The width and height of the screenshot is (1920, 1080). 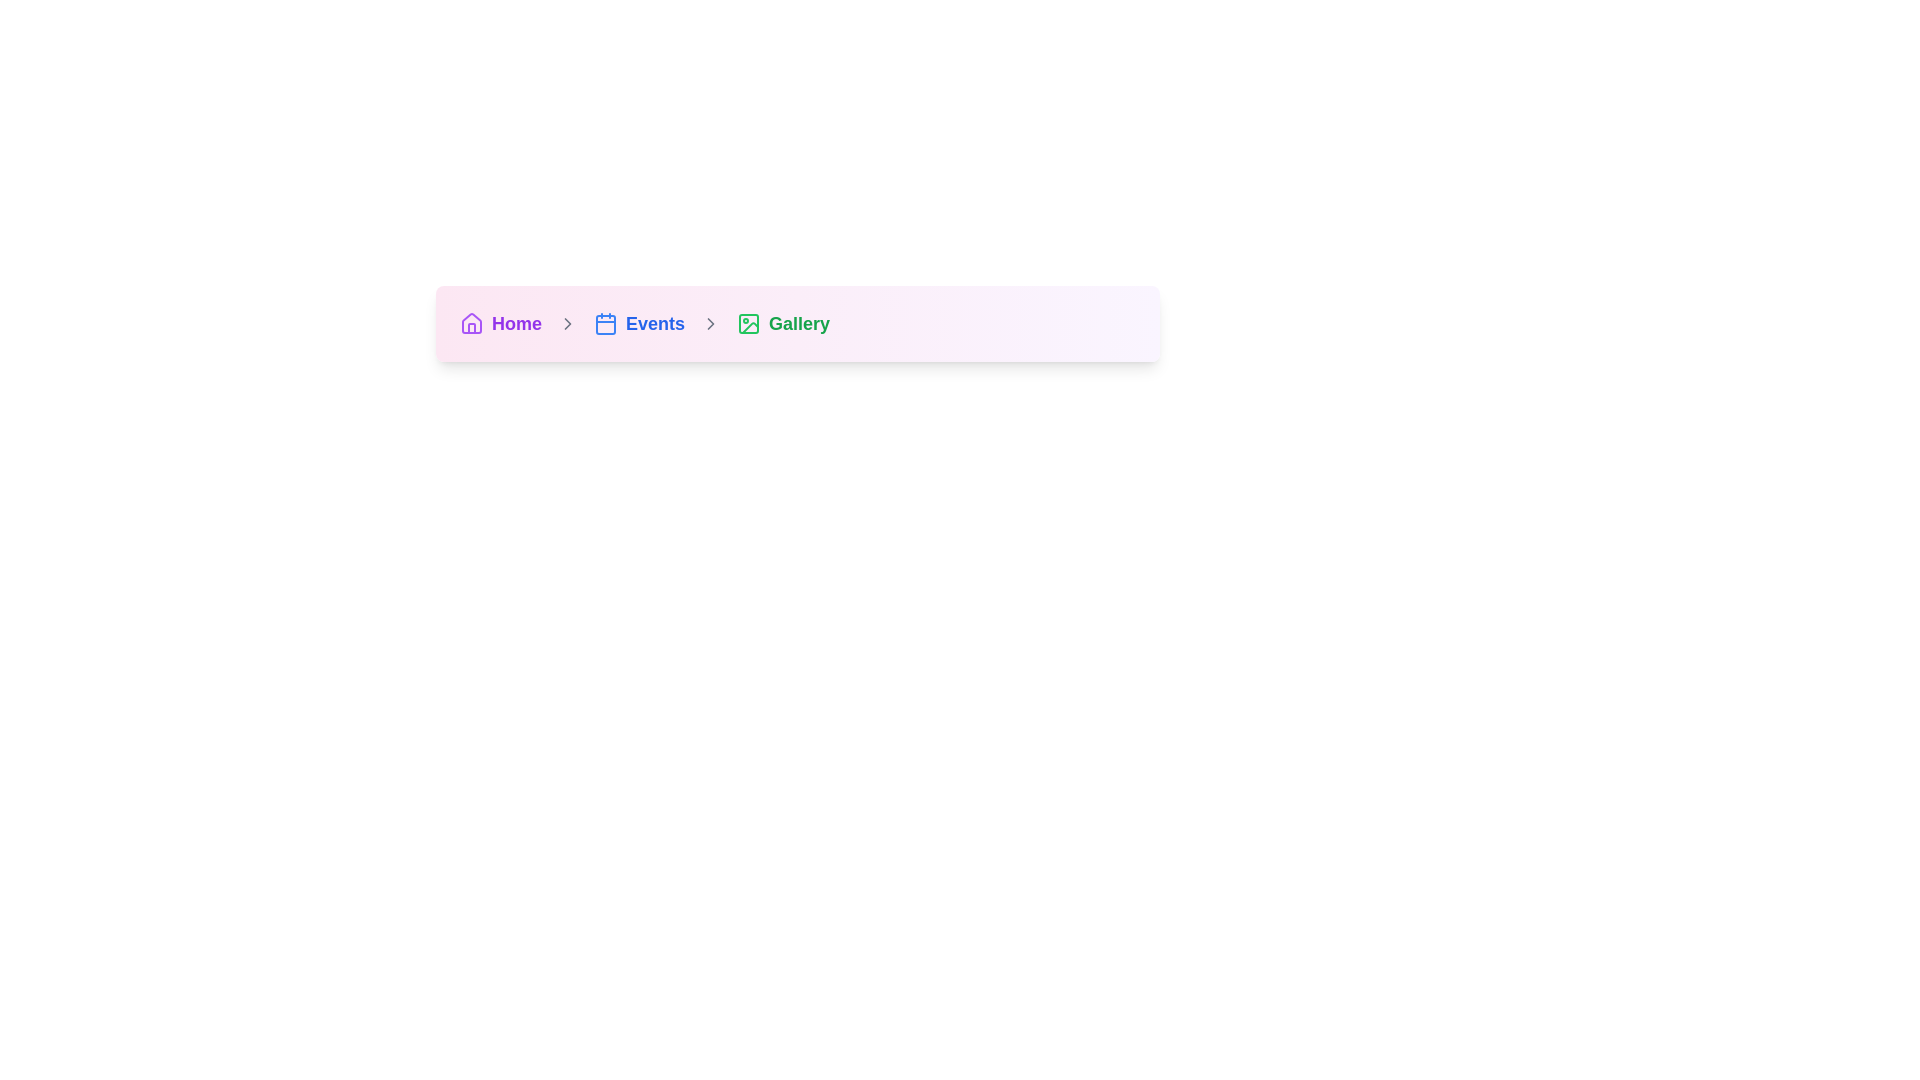 What do you see at coordinates (710, 323) in the screenshot?
I see `the SVG arrow icon located between the 'Events' and 'Gallery' links in the breadcrumb navigation` at bounding box center [710, 323].